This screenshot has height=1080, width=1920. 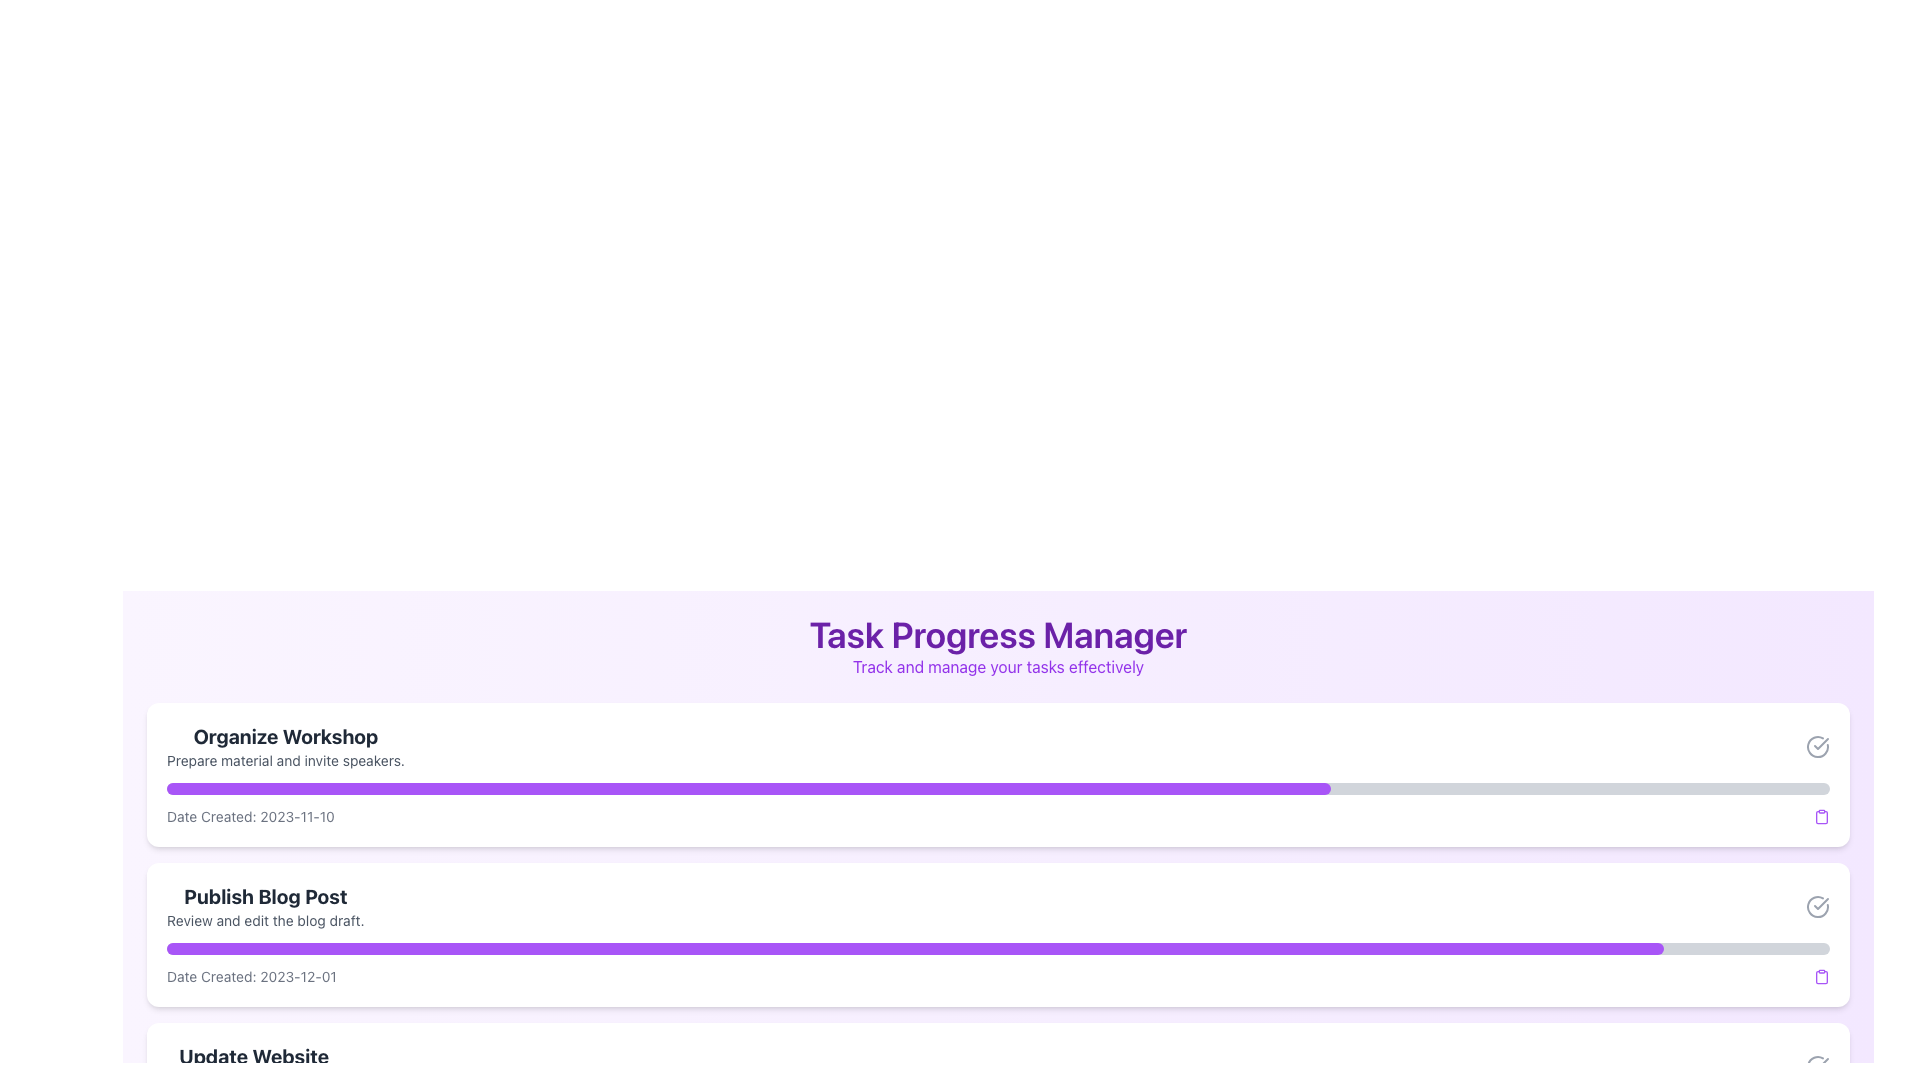 I want to click on the icon located at the rightmost part of the 'Publish Blog Post' task card, so click(x=1822, y=975).